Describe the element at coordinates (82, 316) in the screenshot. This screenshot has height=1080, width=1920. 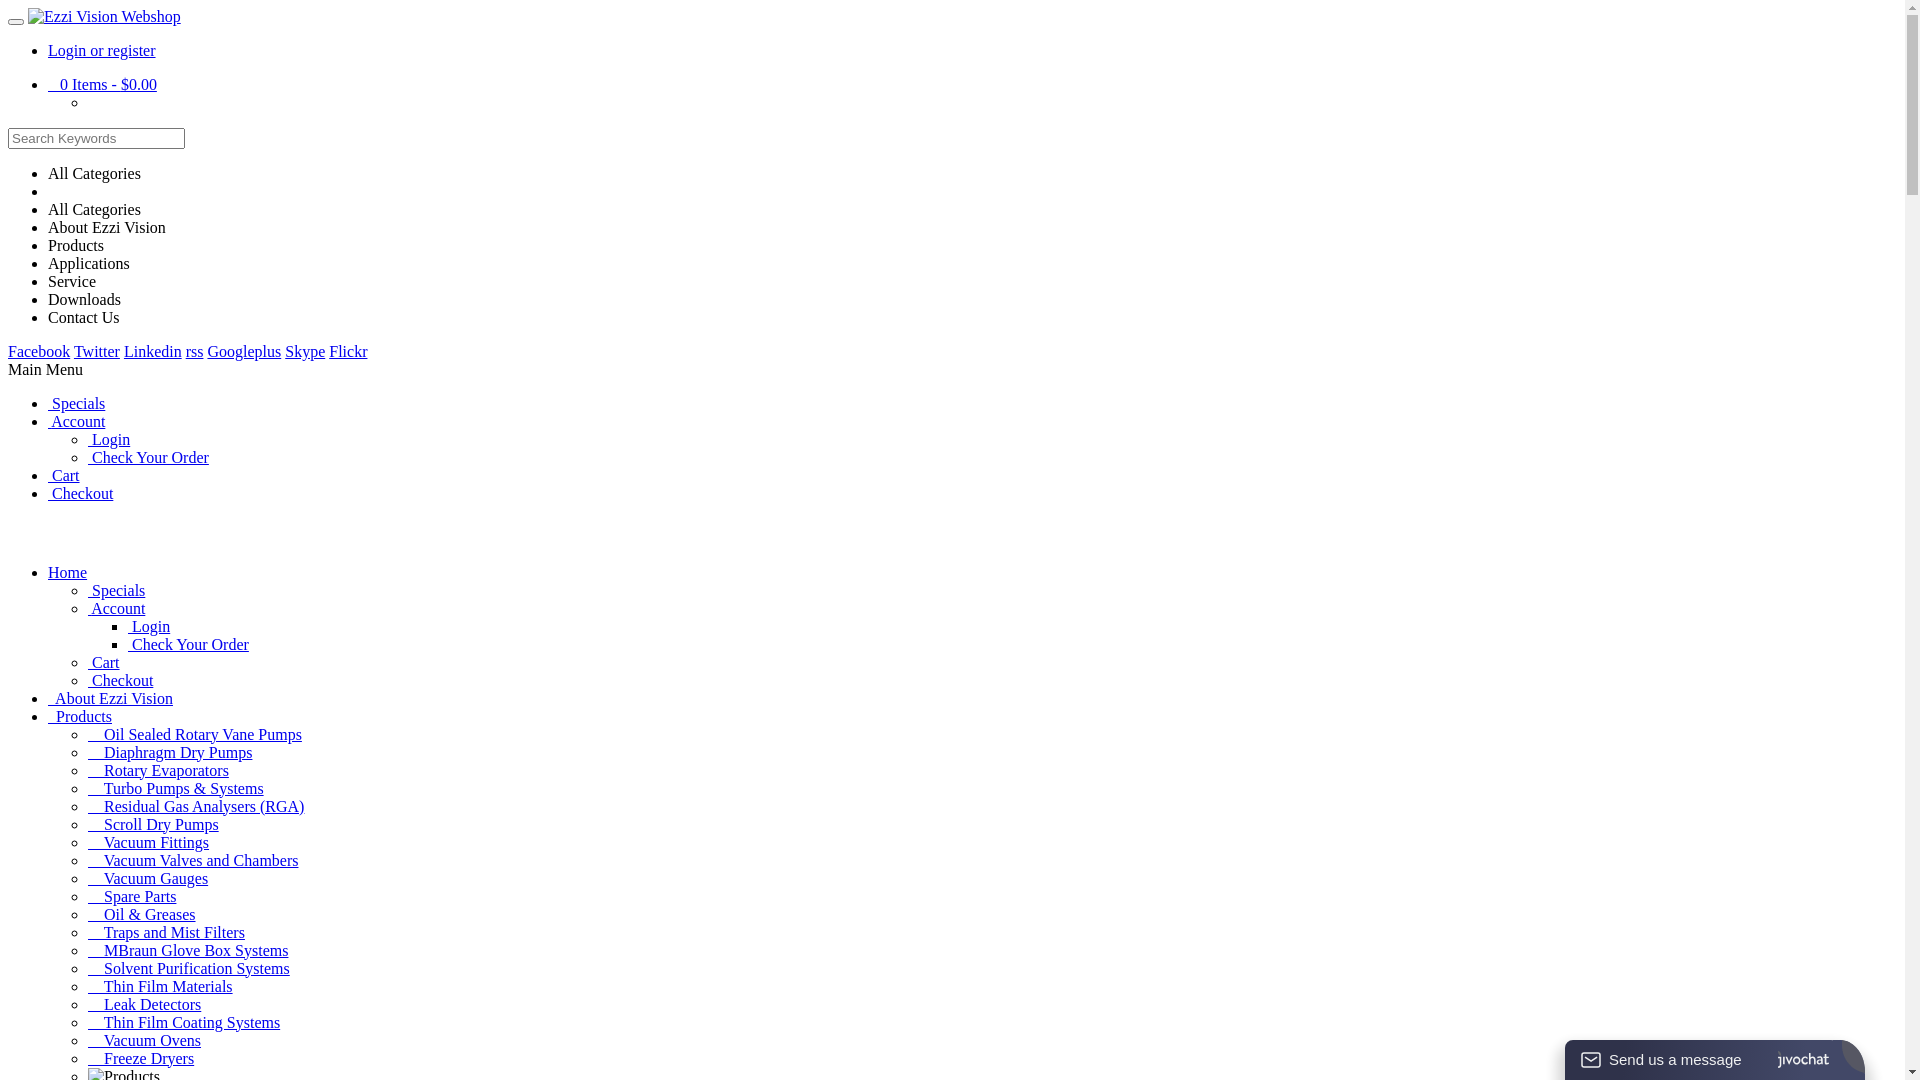
I see `'Contact Us'` at that location.